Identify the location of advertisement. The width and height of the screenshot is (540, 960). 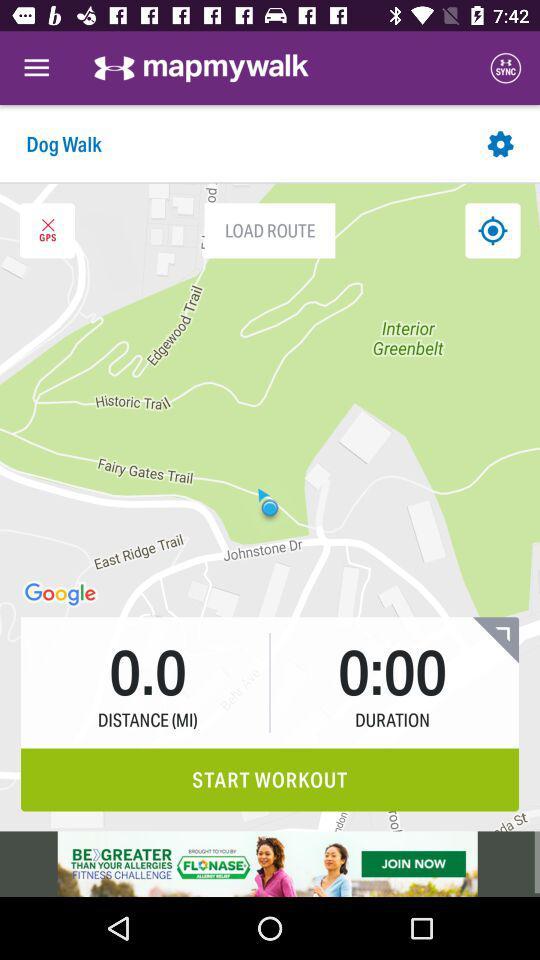
(270, 863).